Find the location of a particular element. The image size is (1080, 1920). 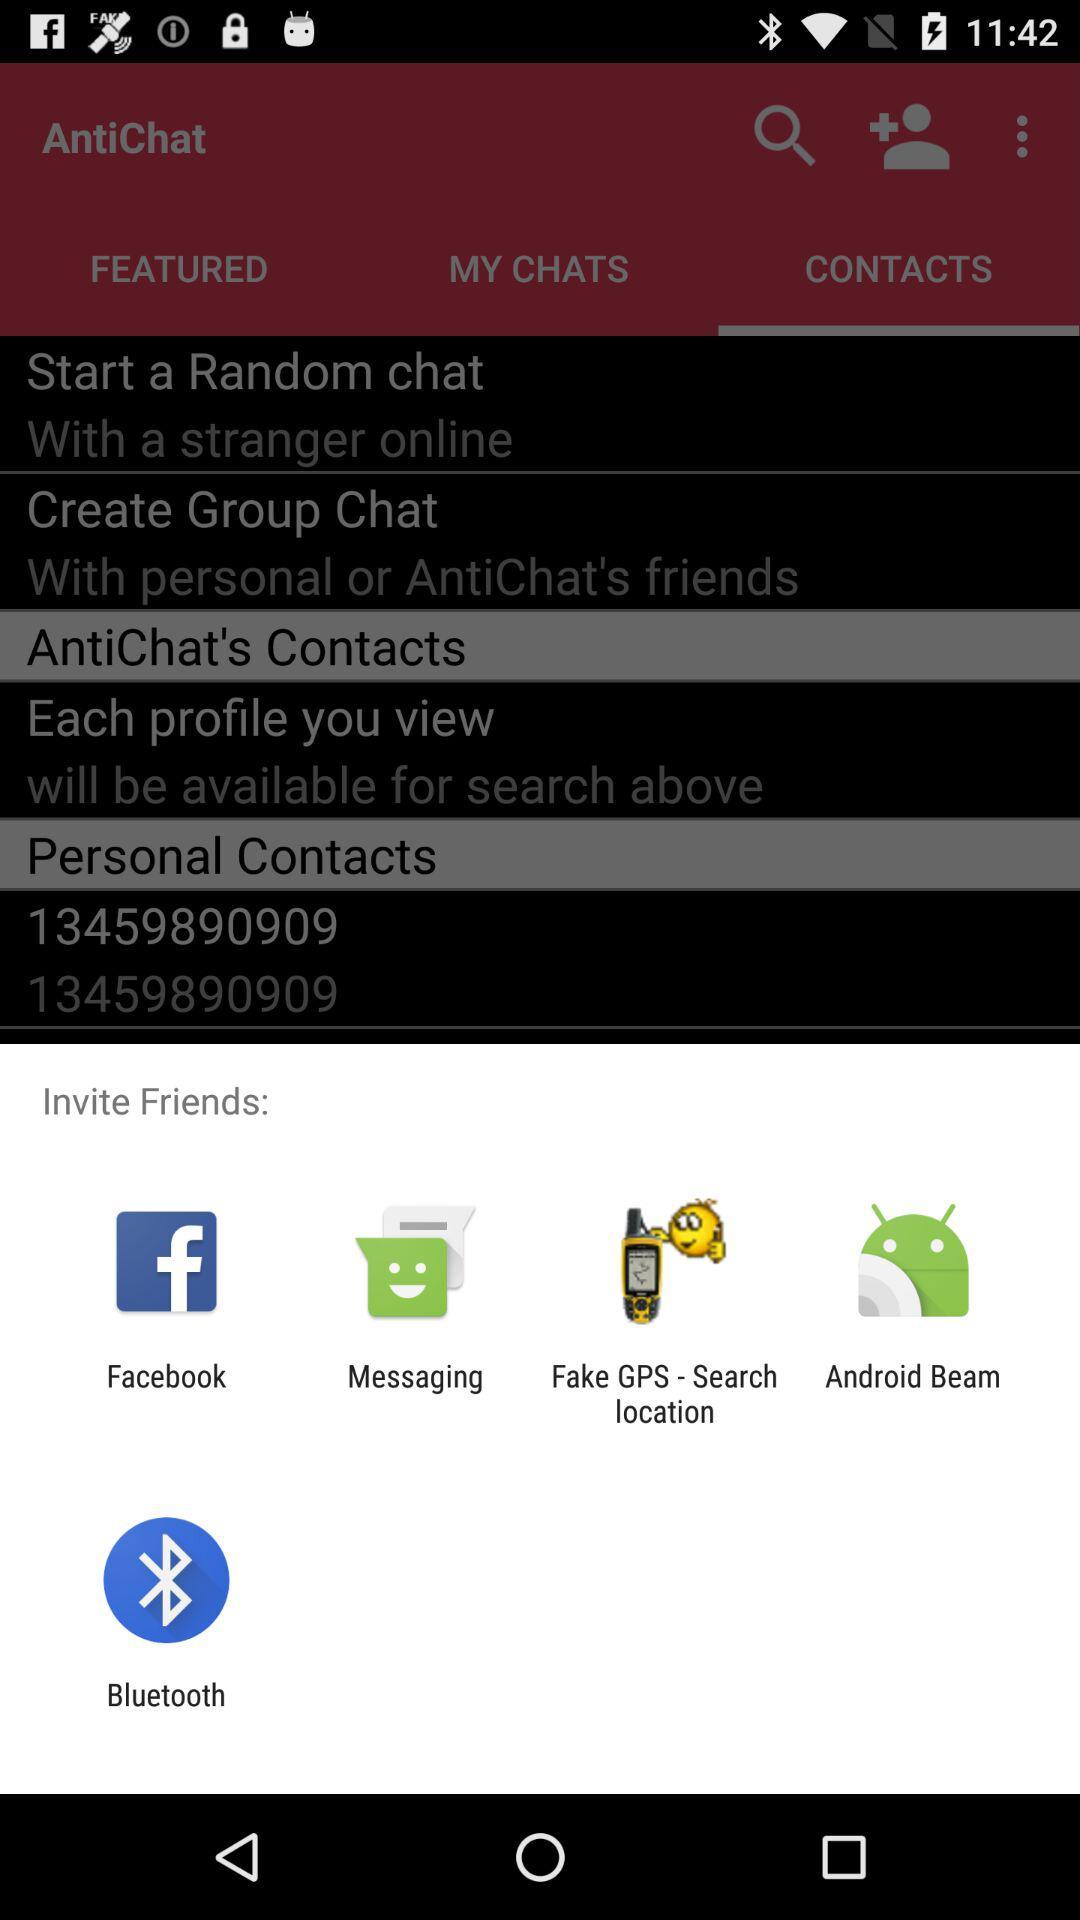

app next to fake gps search item is located at coordinates (913, 1392).